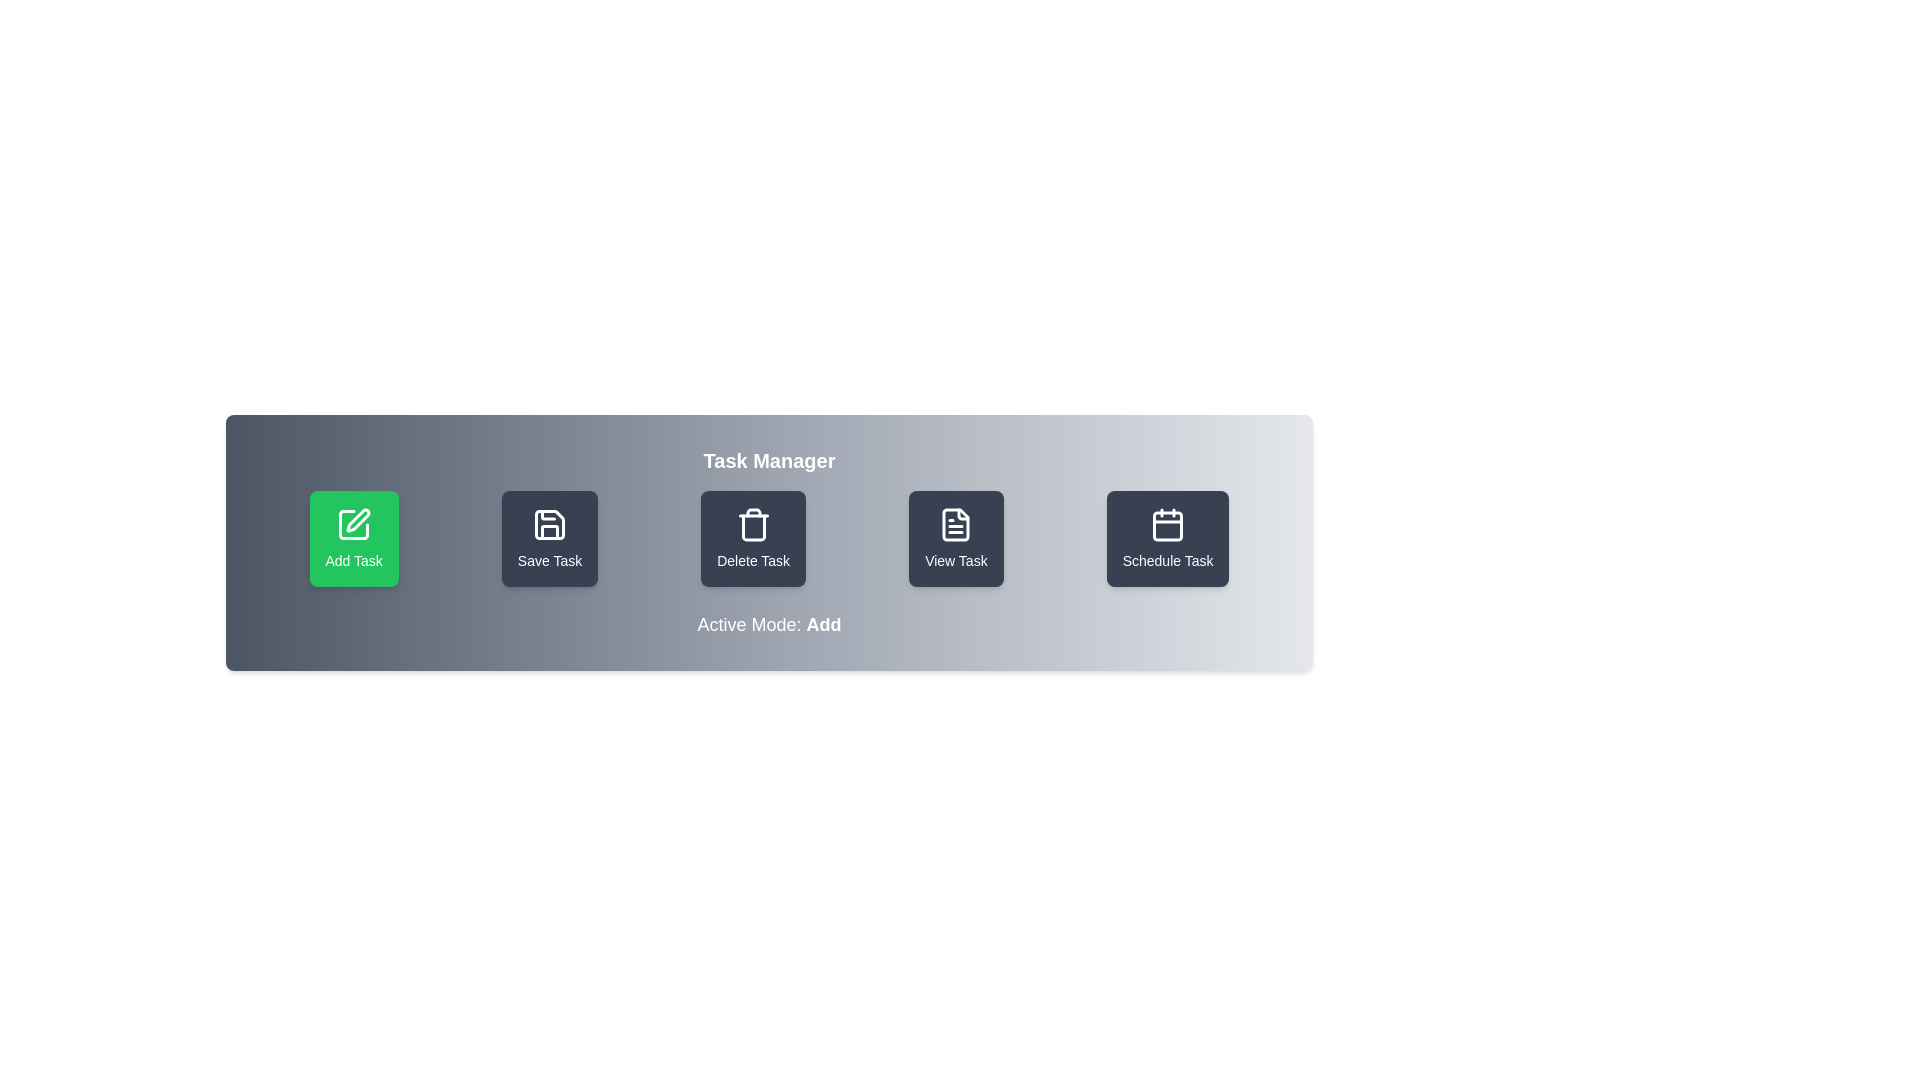  Describe the element at coordinates (354, 538) in the screenshot. I see `the button labeled 'Add Task' to observe its hover effect` at that location.